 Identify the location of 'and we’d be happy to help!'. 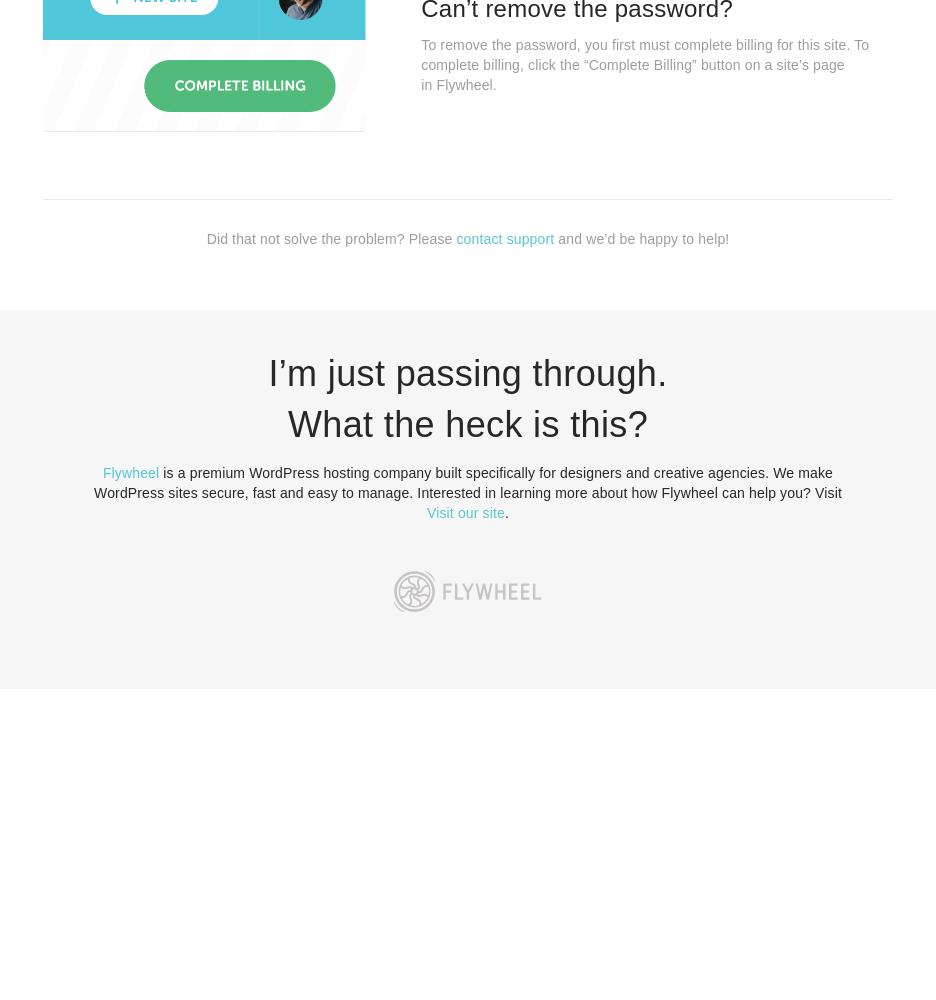
(640, 237).